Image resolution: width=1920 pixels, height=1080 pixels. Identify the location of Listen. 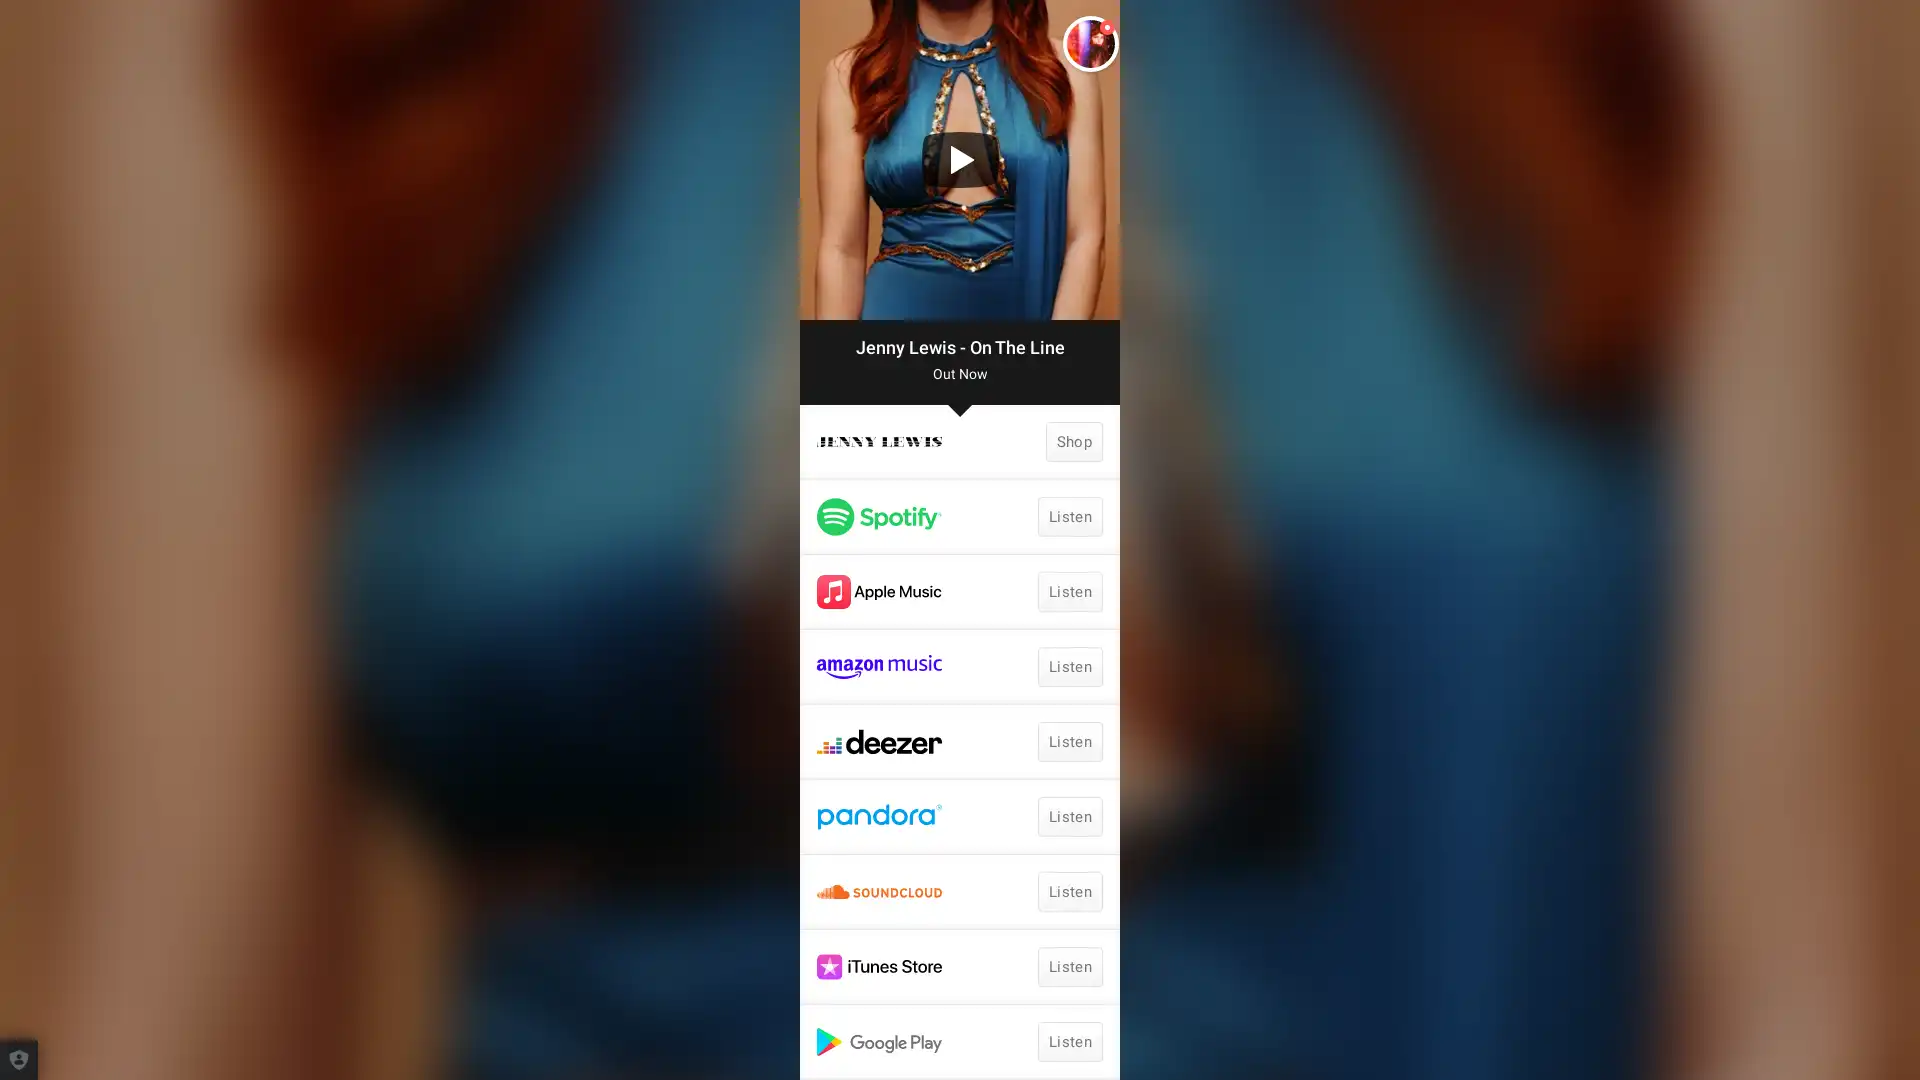
(1069, 515).